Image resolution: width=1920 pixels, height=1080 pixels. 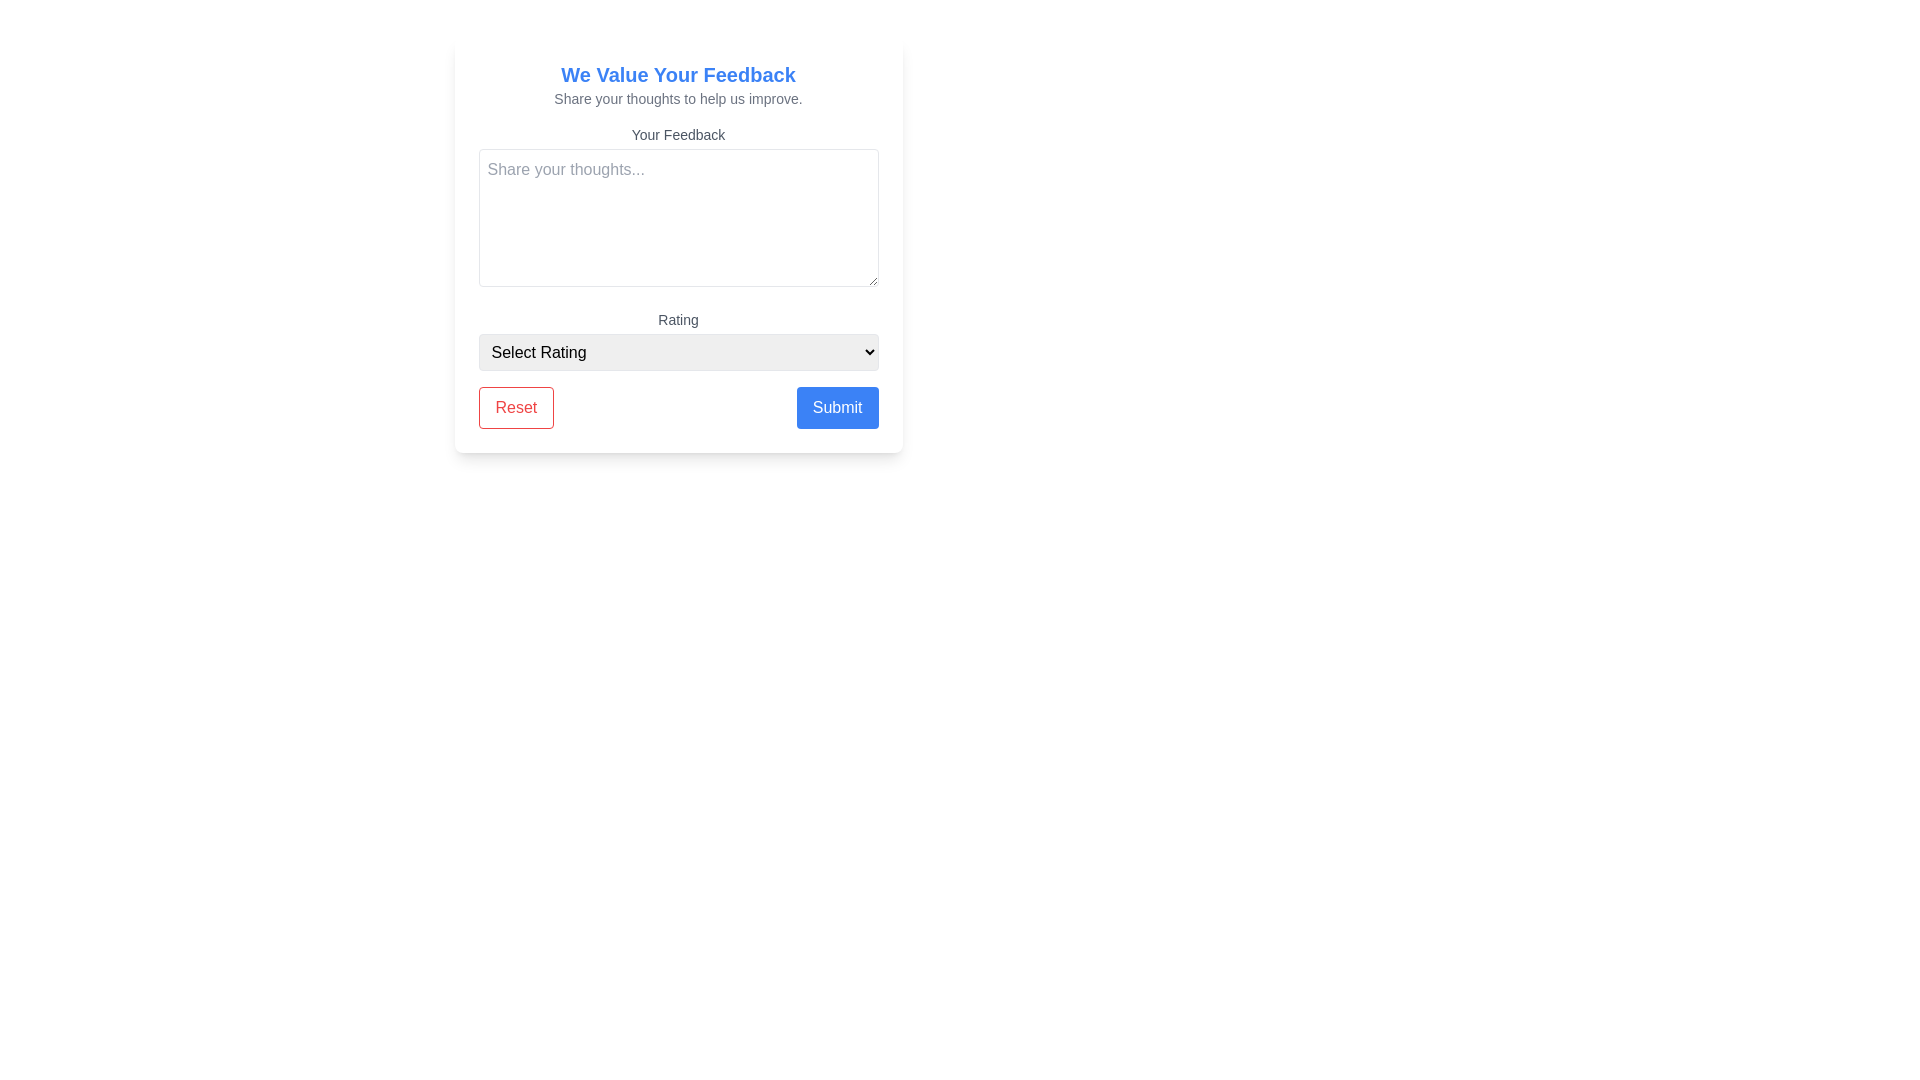 What do you see at coordinates (837, 407) in the screenshot?
I see `the submit button located at the bottom-right corner of the form` at bounding box center [837, 407].